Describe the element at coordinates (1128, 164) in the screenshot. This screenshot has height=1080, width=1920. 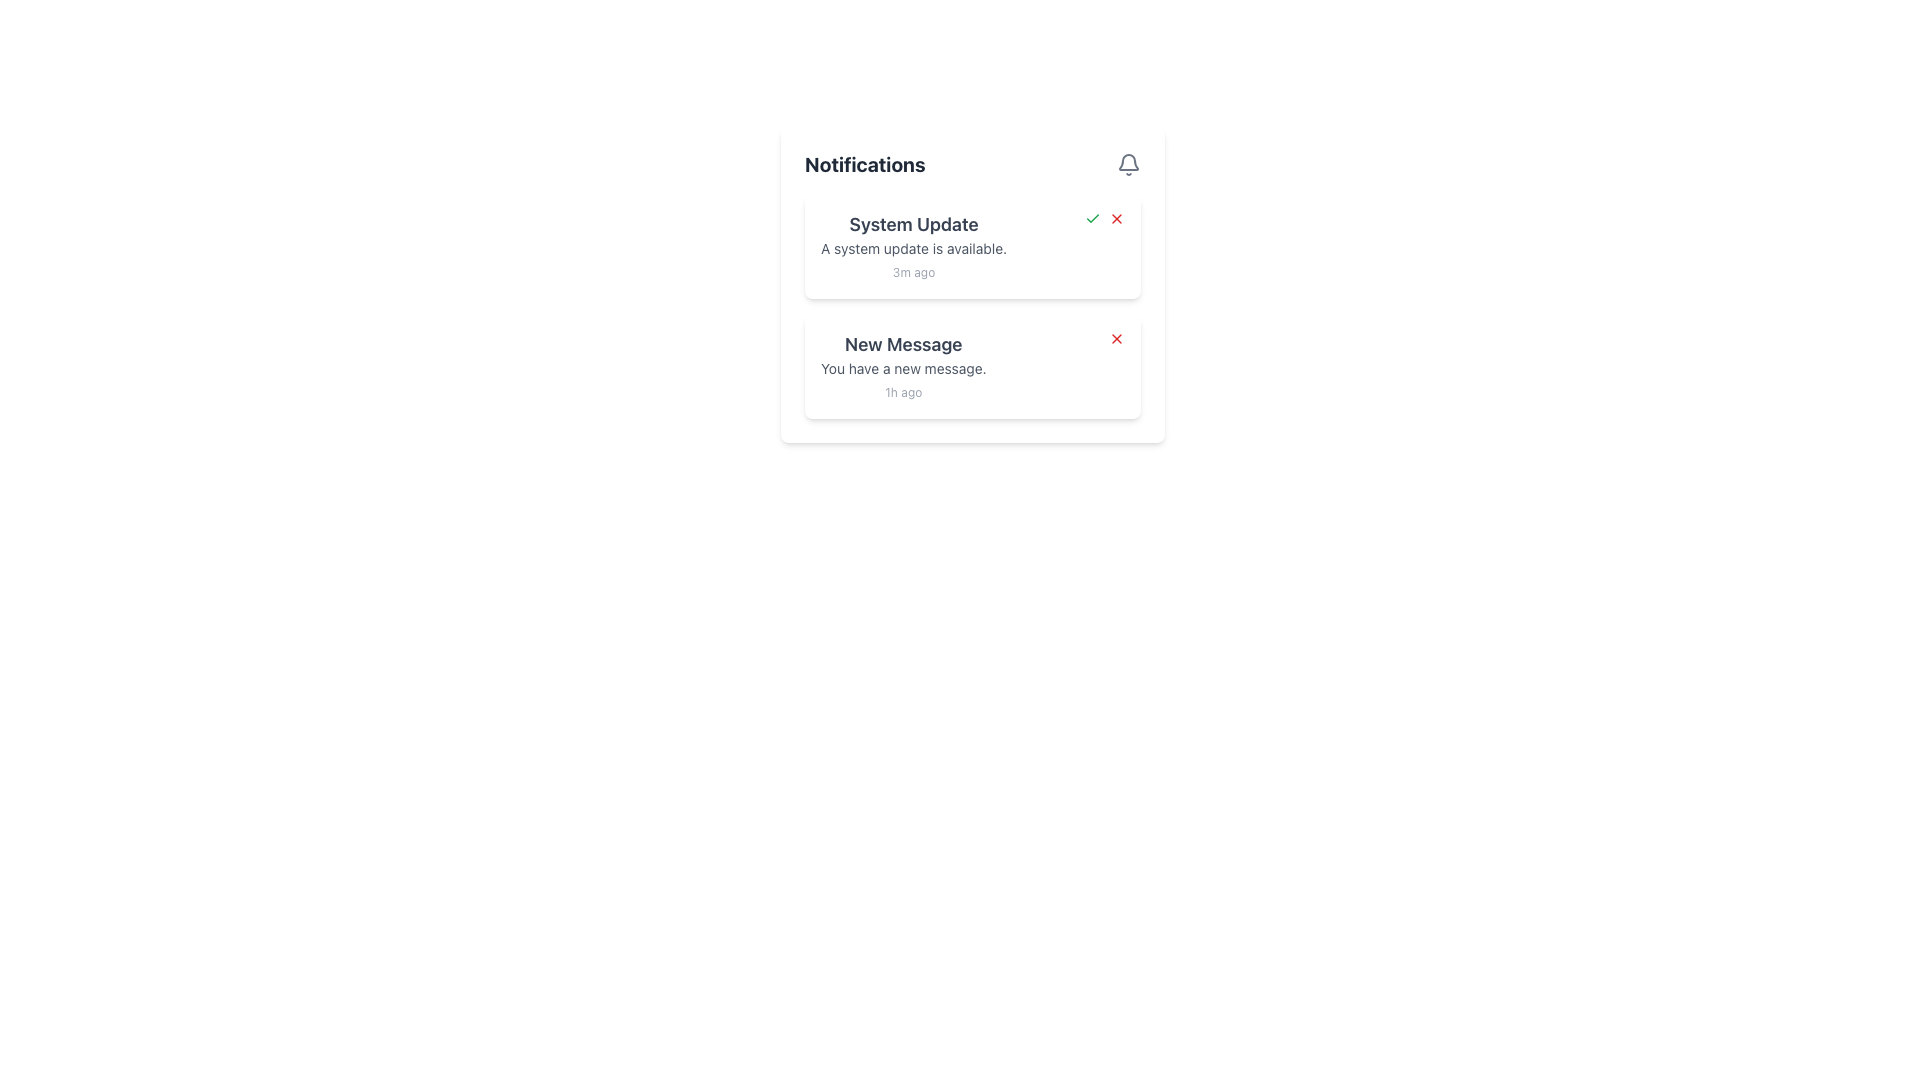
I see `the notification bell icon located on the far right of the header, which serves as an indicator for notifications` at that location.